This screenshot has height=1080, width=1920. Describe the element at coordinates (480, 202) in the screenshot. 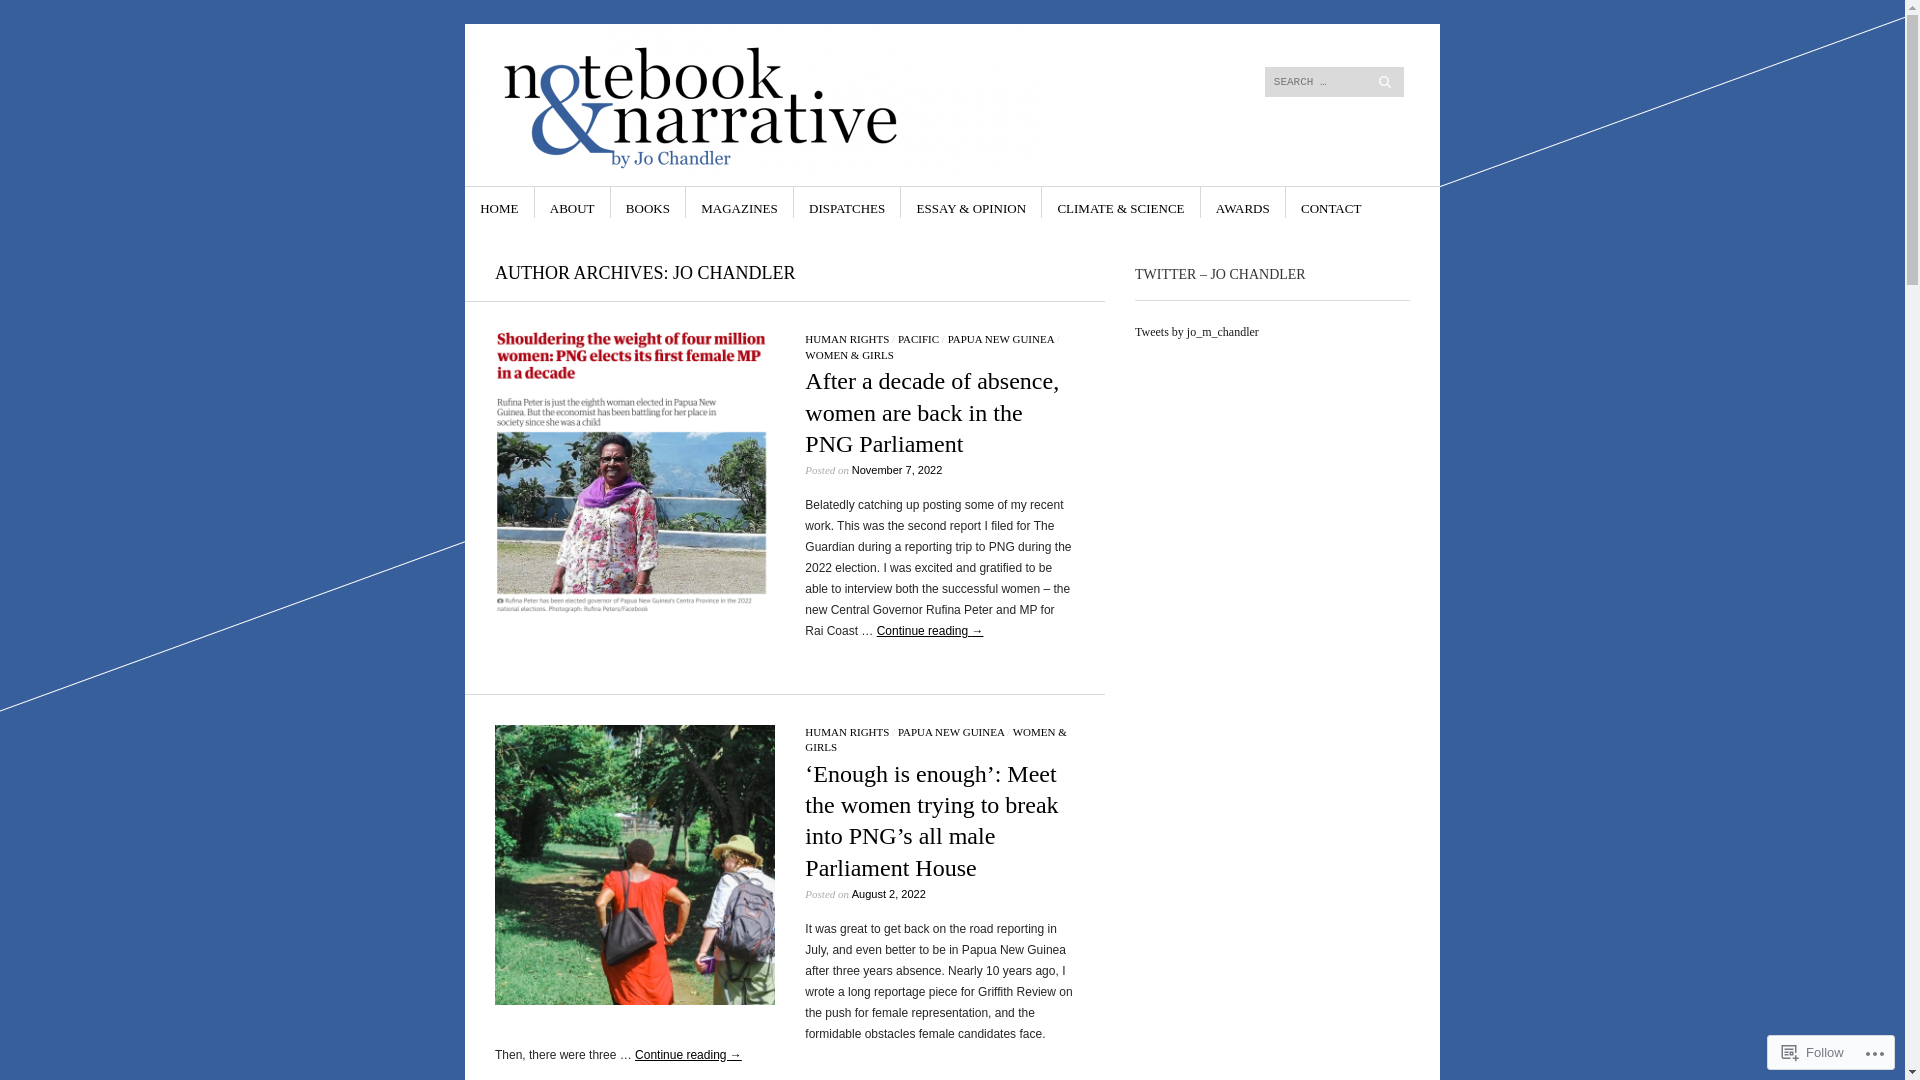

I see `'SKIP TO CONTENT'` at that location.